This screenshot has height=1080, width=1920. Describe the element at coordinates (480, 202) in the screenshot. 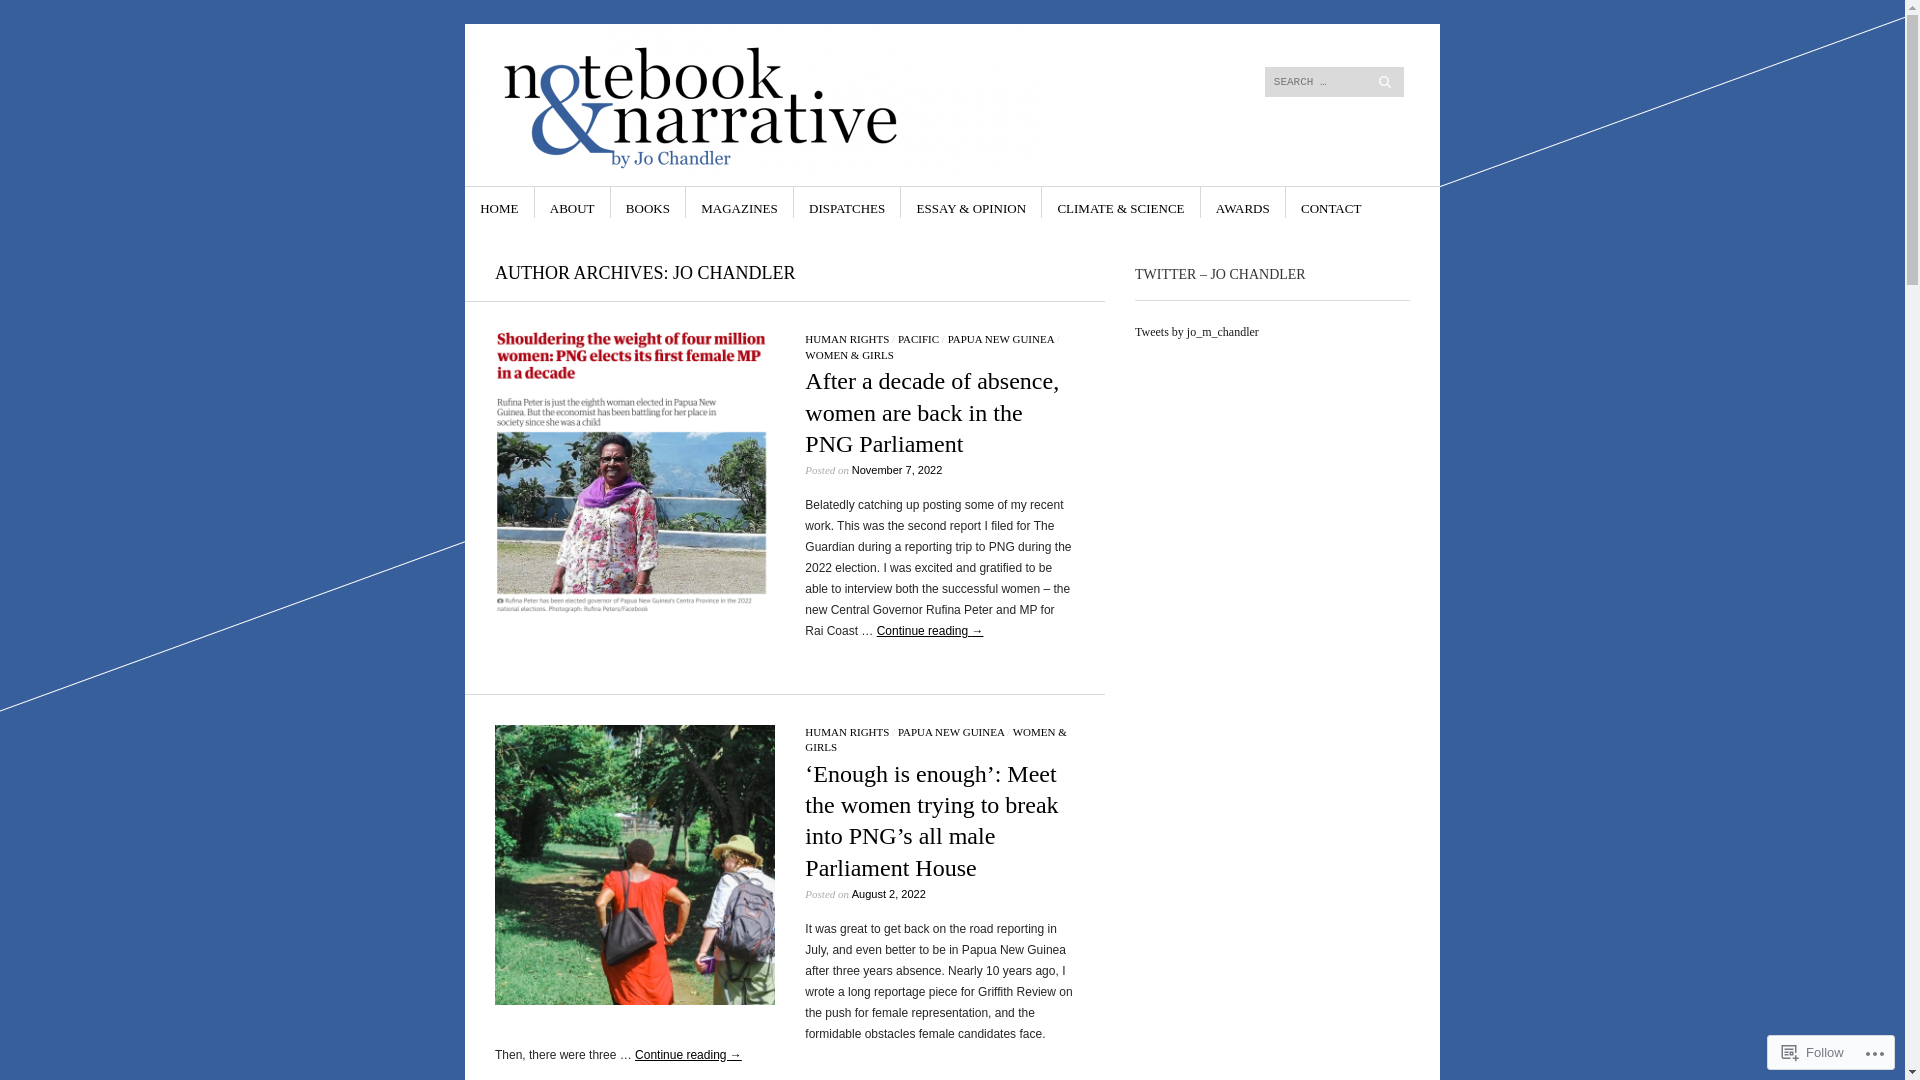

I see `'SKIP TO CONTENT'` at that location.